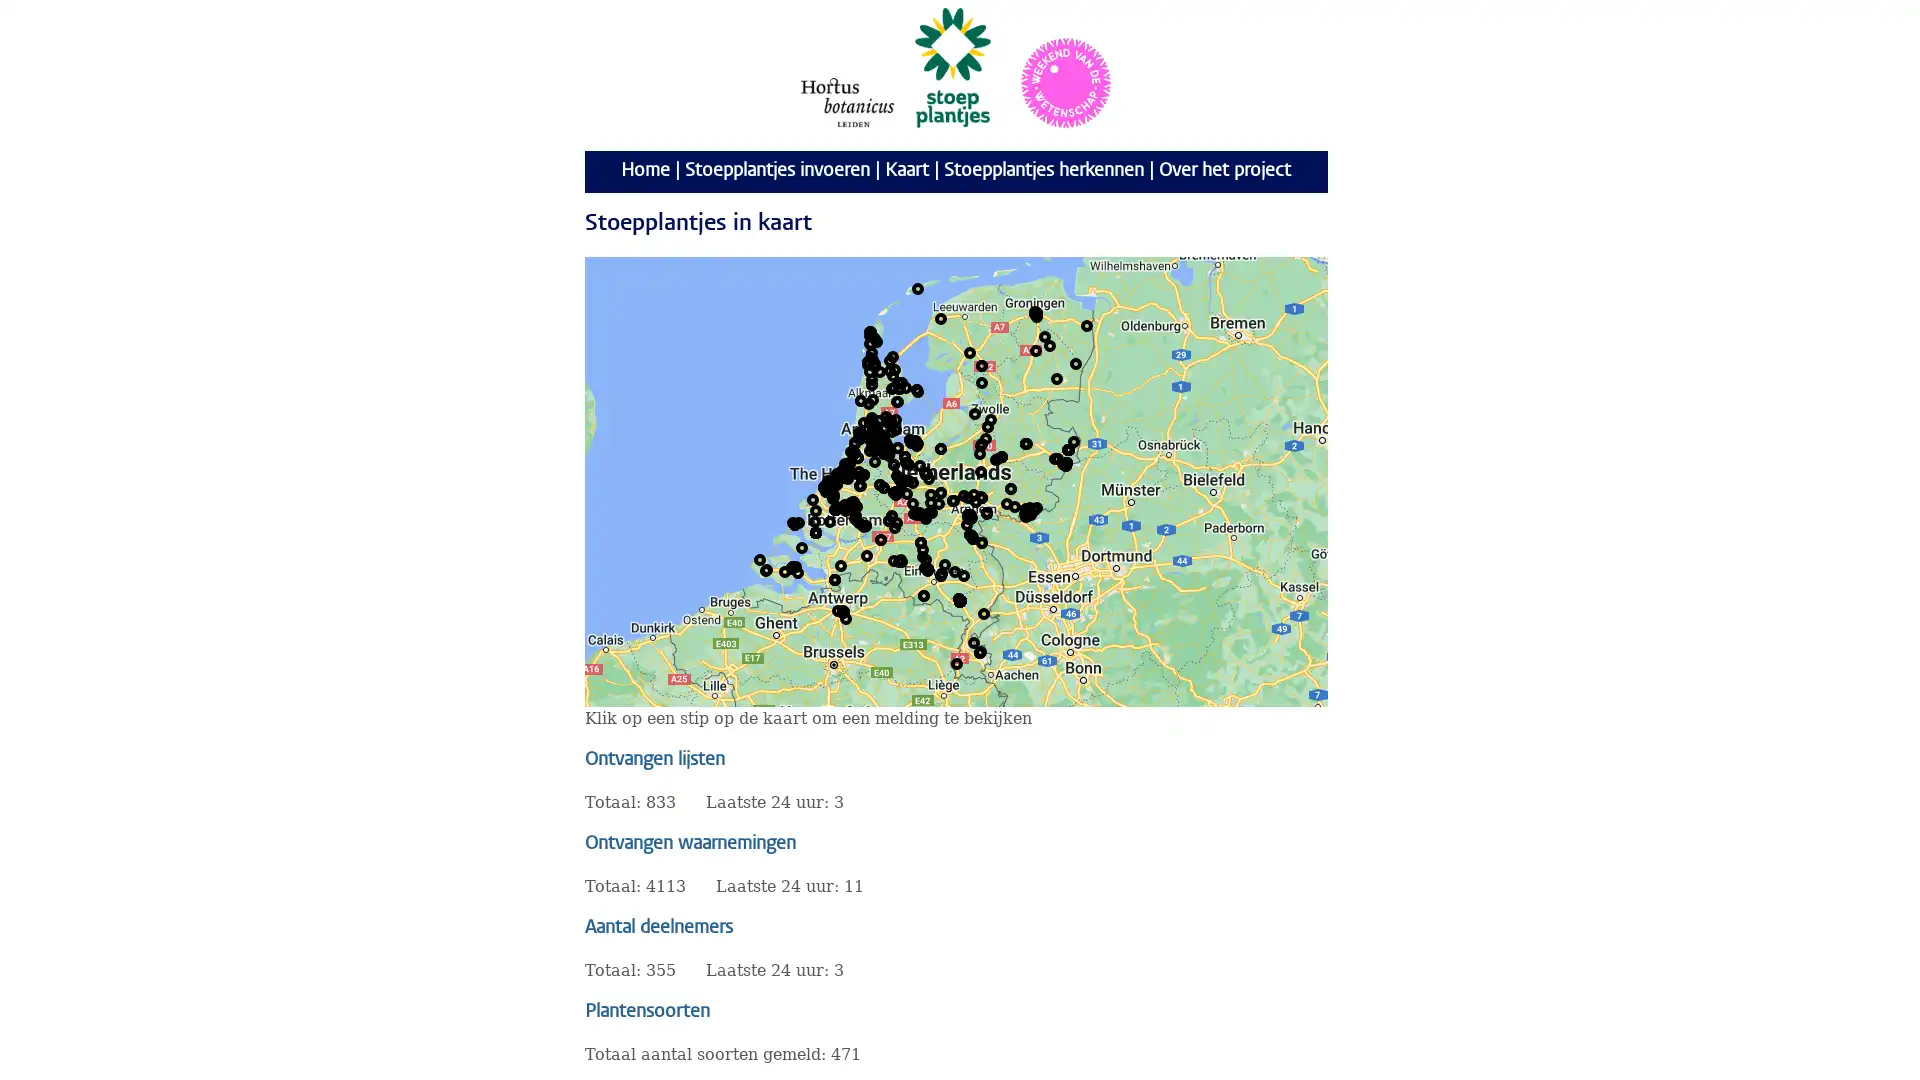 The height and width of the screenshot is (1080, 1920). Describe the element at coordinates (874, 461) in the screenshot. I see `Telling van op 04 maart 2022` at that location.